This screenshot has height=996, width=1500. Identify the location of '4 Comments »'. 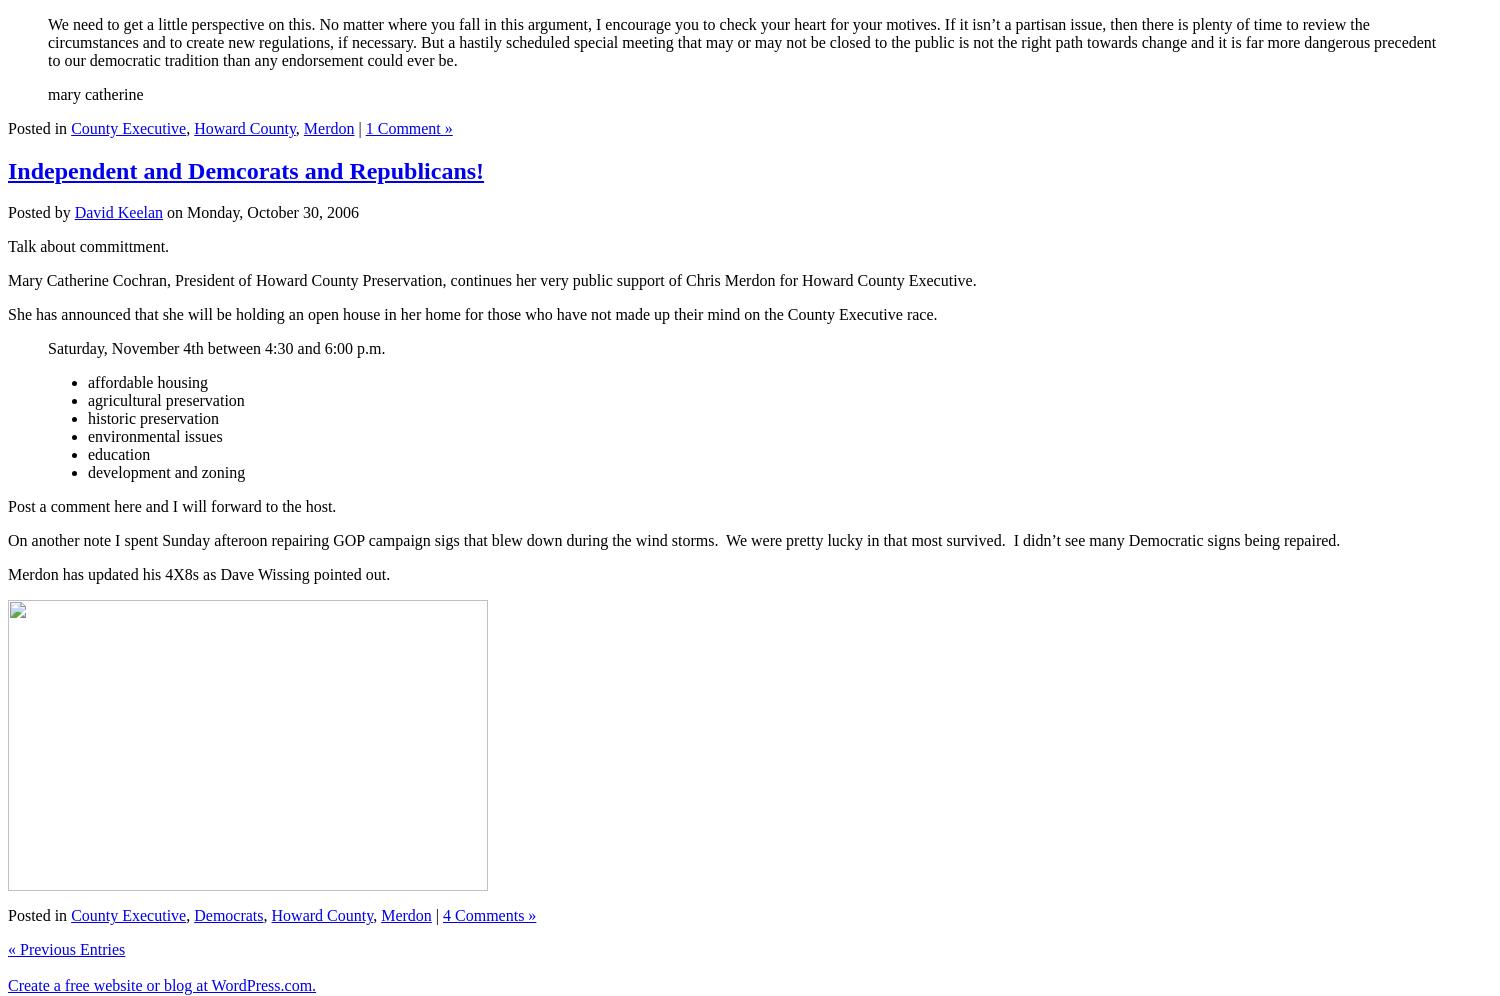
(441, 915).